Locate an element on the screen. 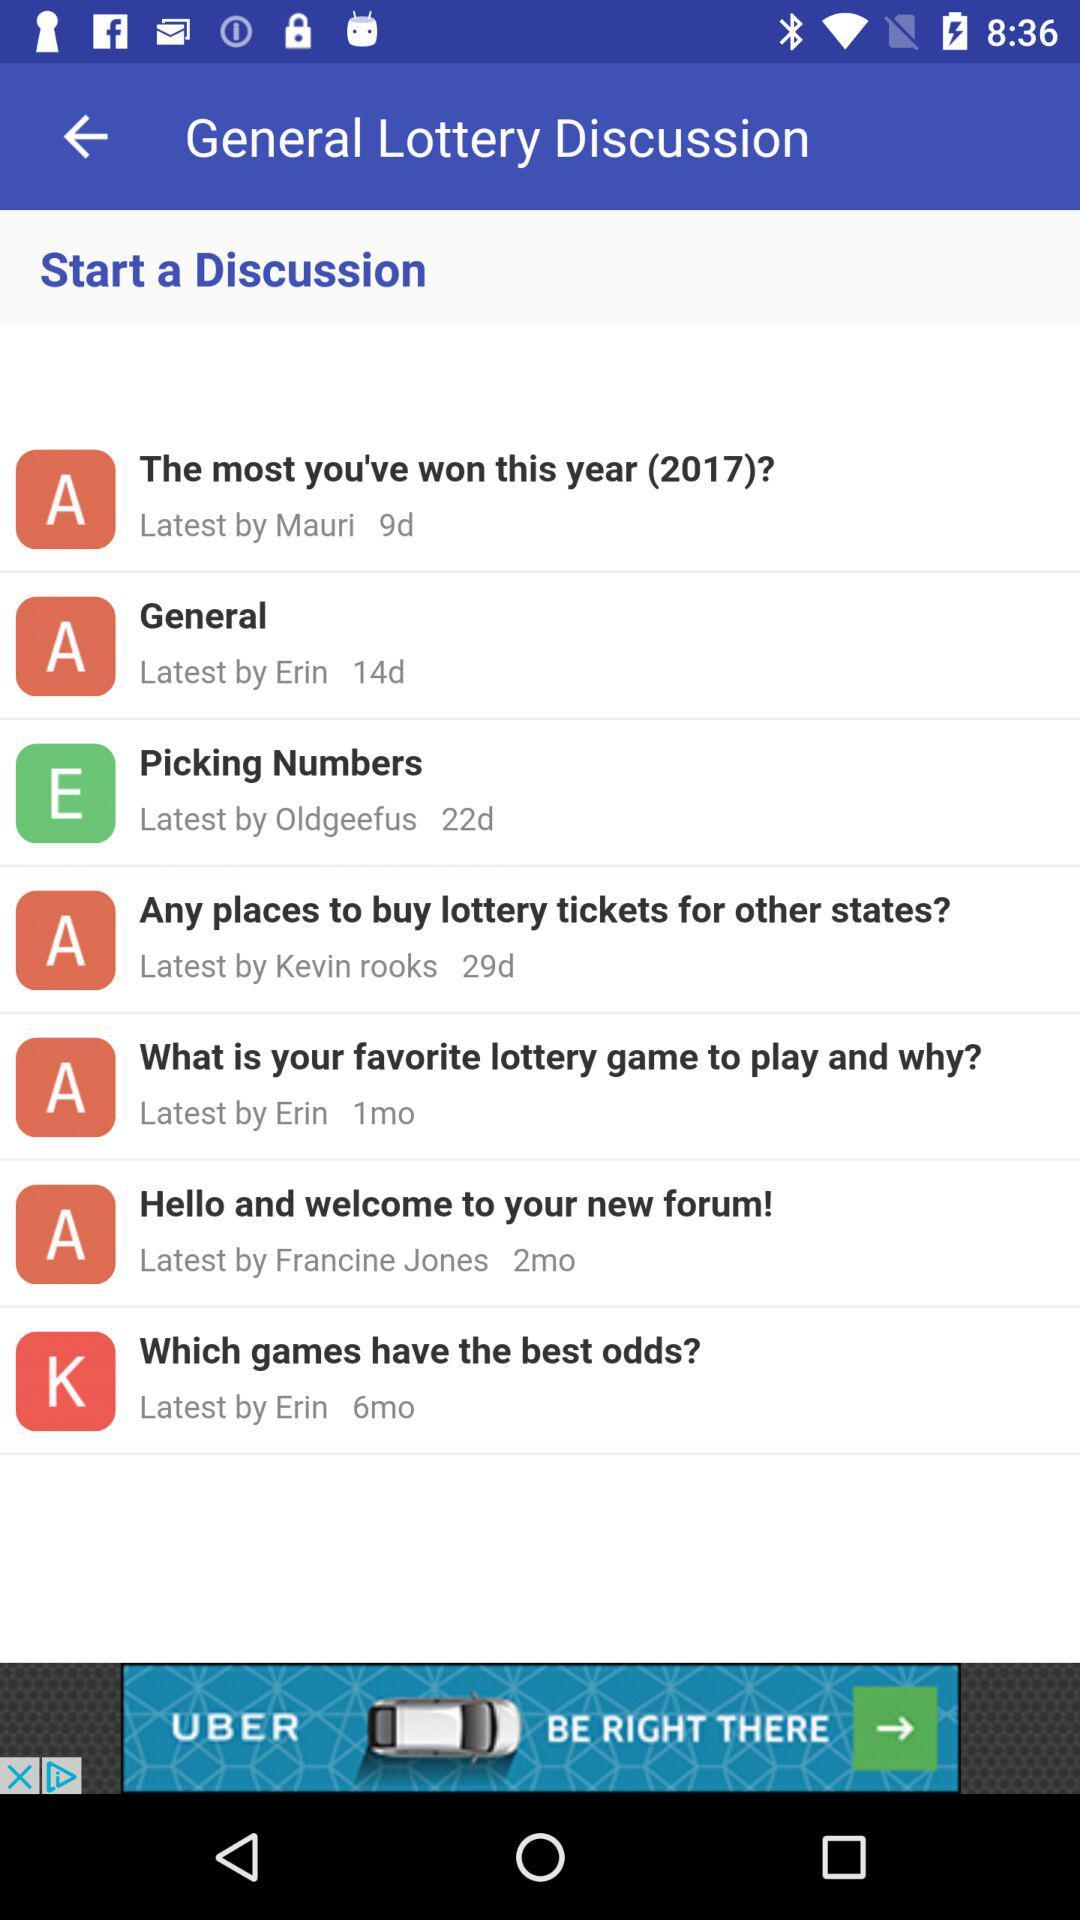 This screenshot has width=1080, height=1920. advertisement from outside source is located at coordinates (540, 1727).